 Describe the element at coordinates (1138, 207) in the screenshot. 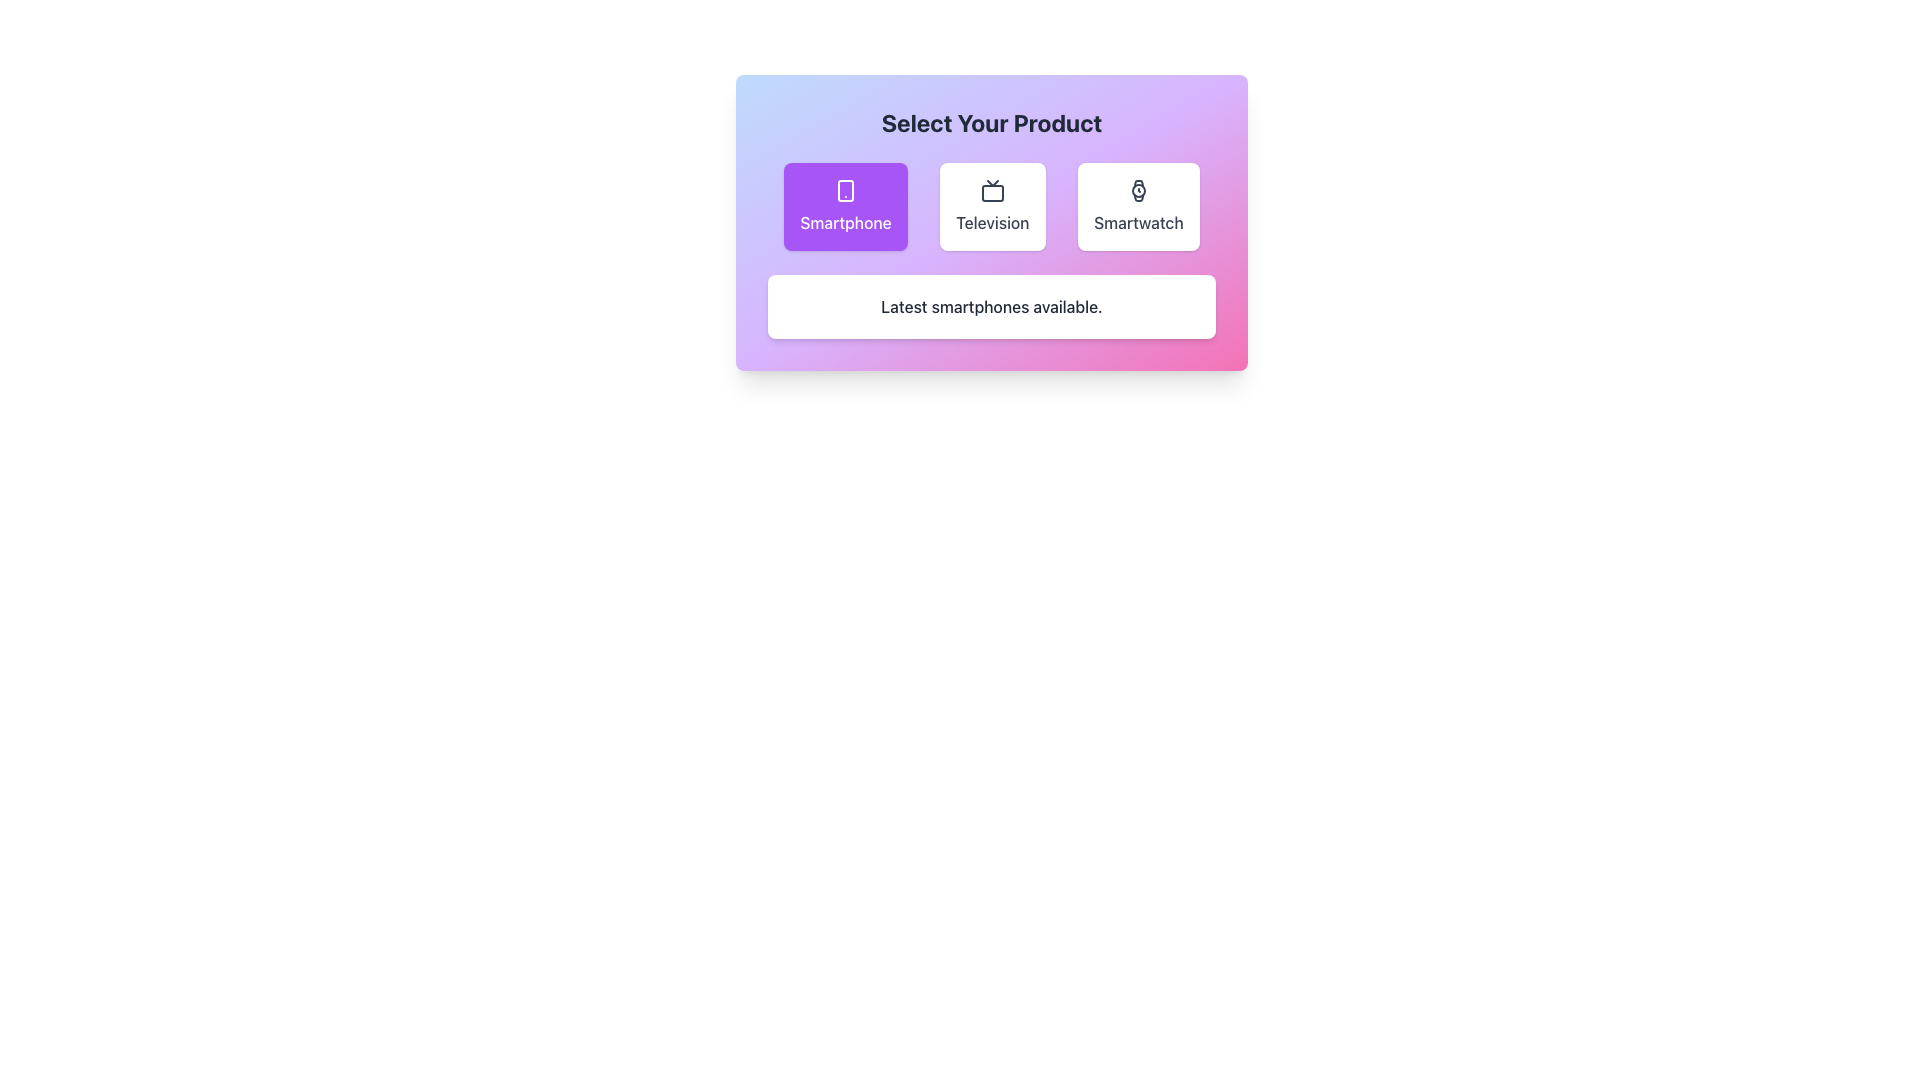

I see `the 'Smartwatch' selection button, which is the third card from the left in a horizontal list within a dialog box` at that location.